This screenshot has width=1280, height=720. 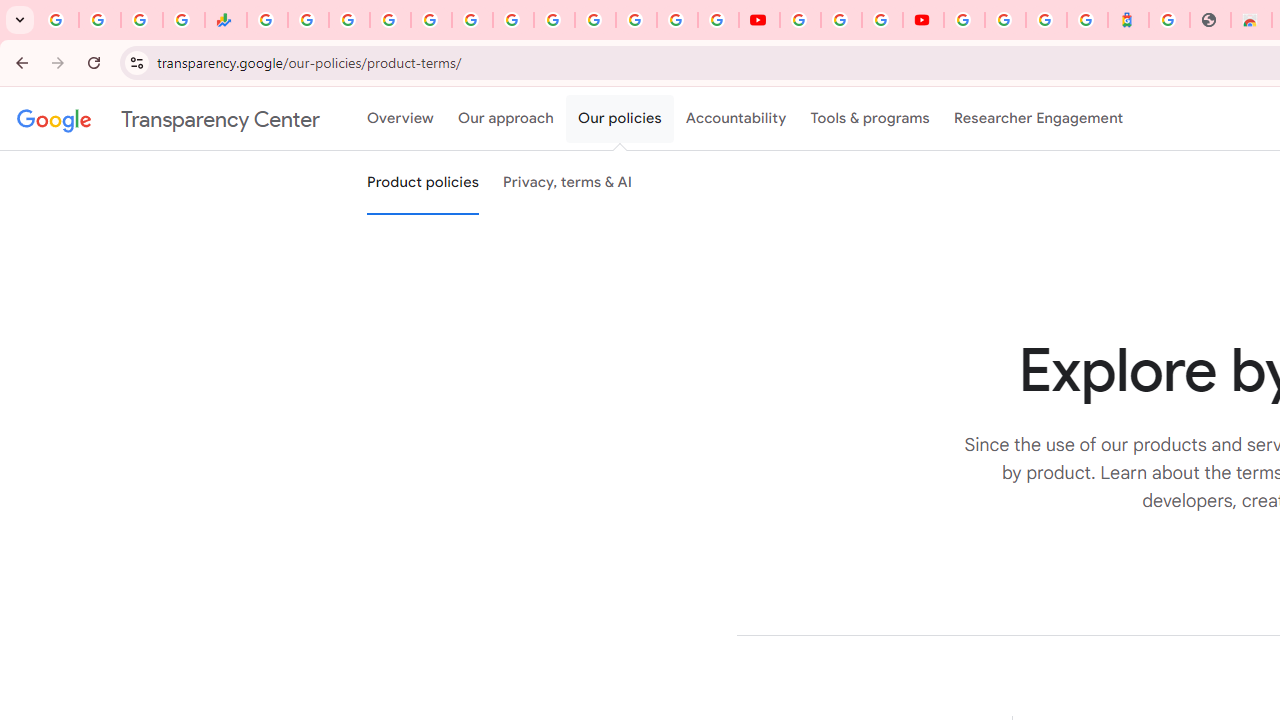 I want to click on 'Researcher Engagement', so click(x=1038, y=119).